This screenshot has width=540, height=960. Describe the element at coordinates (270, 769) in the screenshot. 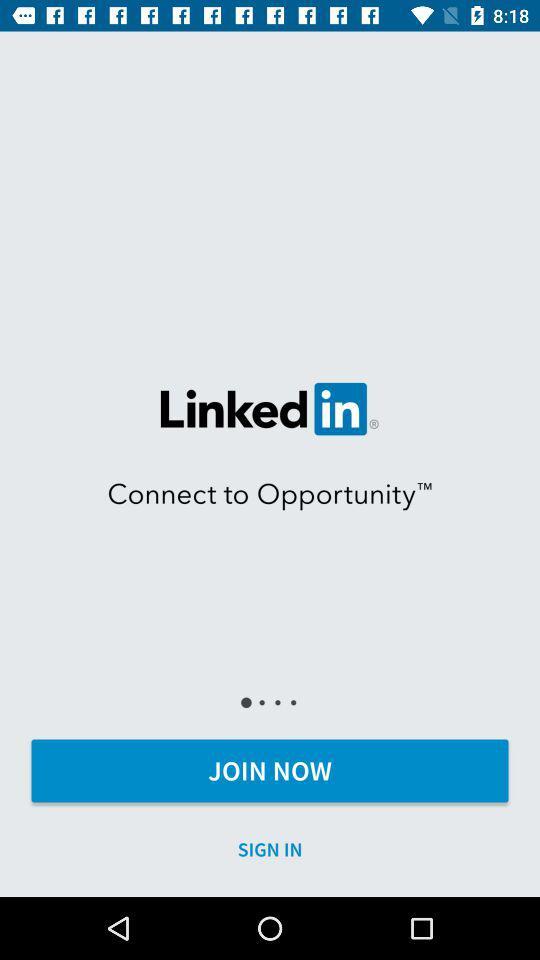

I see `the icon above sign in` at that location.